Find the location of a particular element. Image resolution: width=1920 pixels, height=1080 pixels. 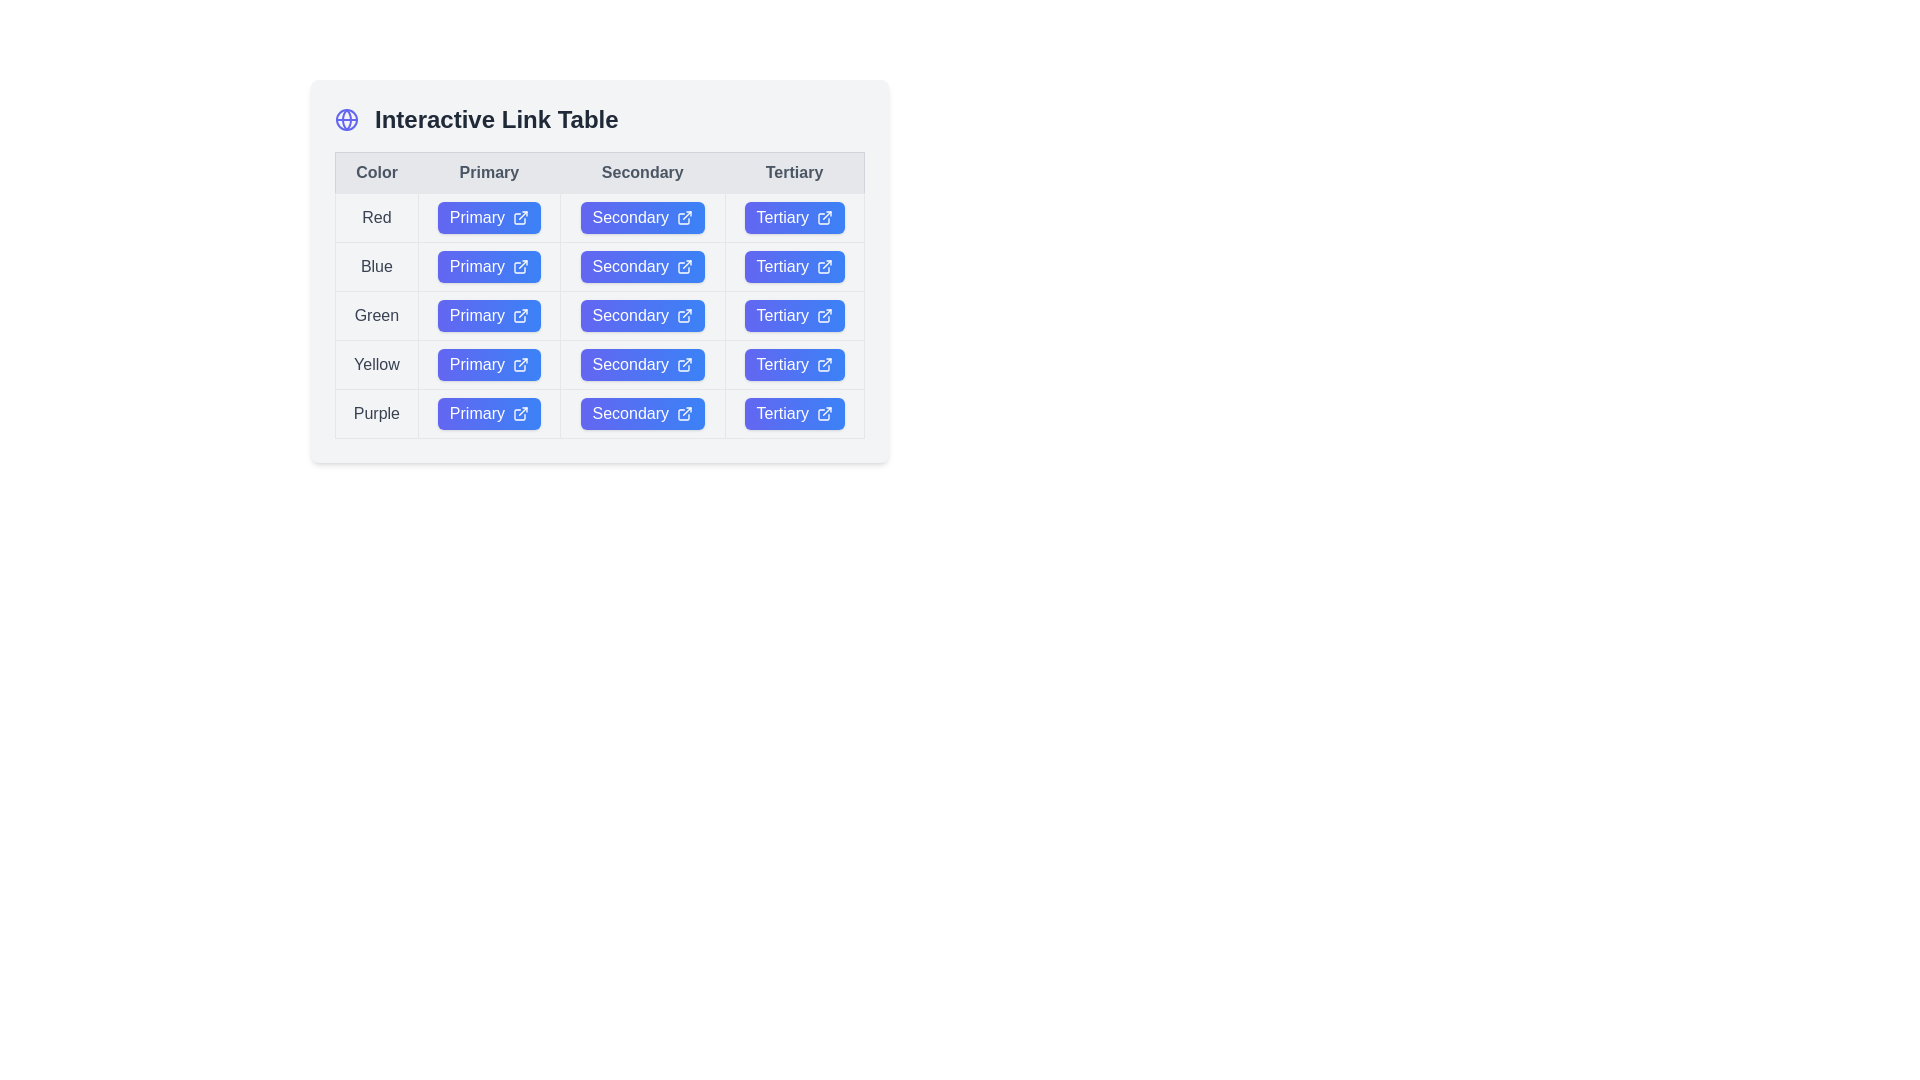

the visual style of the external link icon located within the 'Primary' button in the last row of the 'Interactive Link Table' is located at coordinates (520, 412).